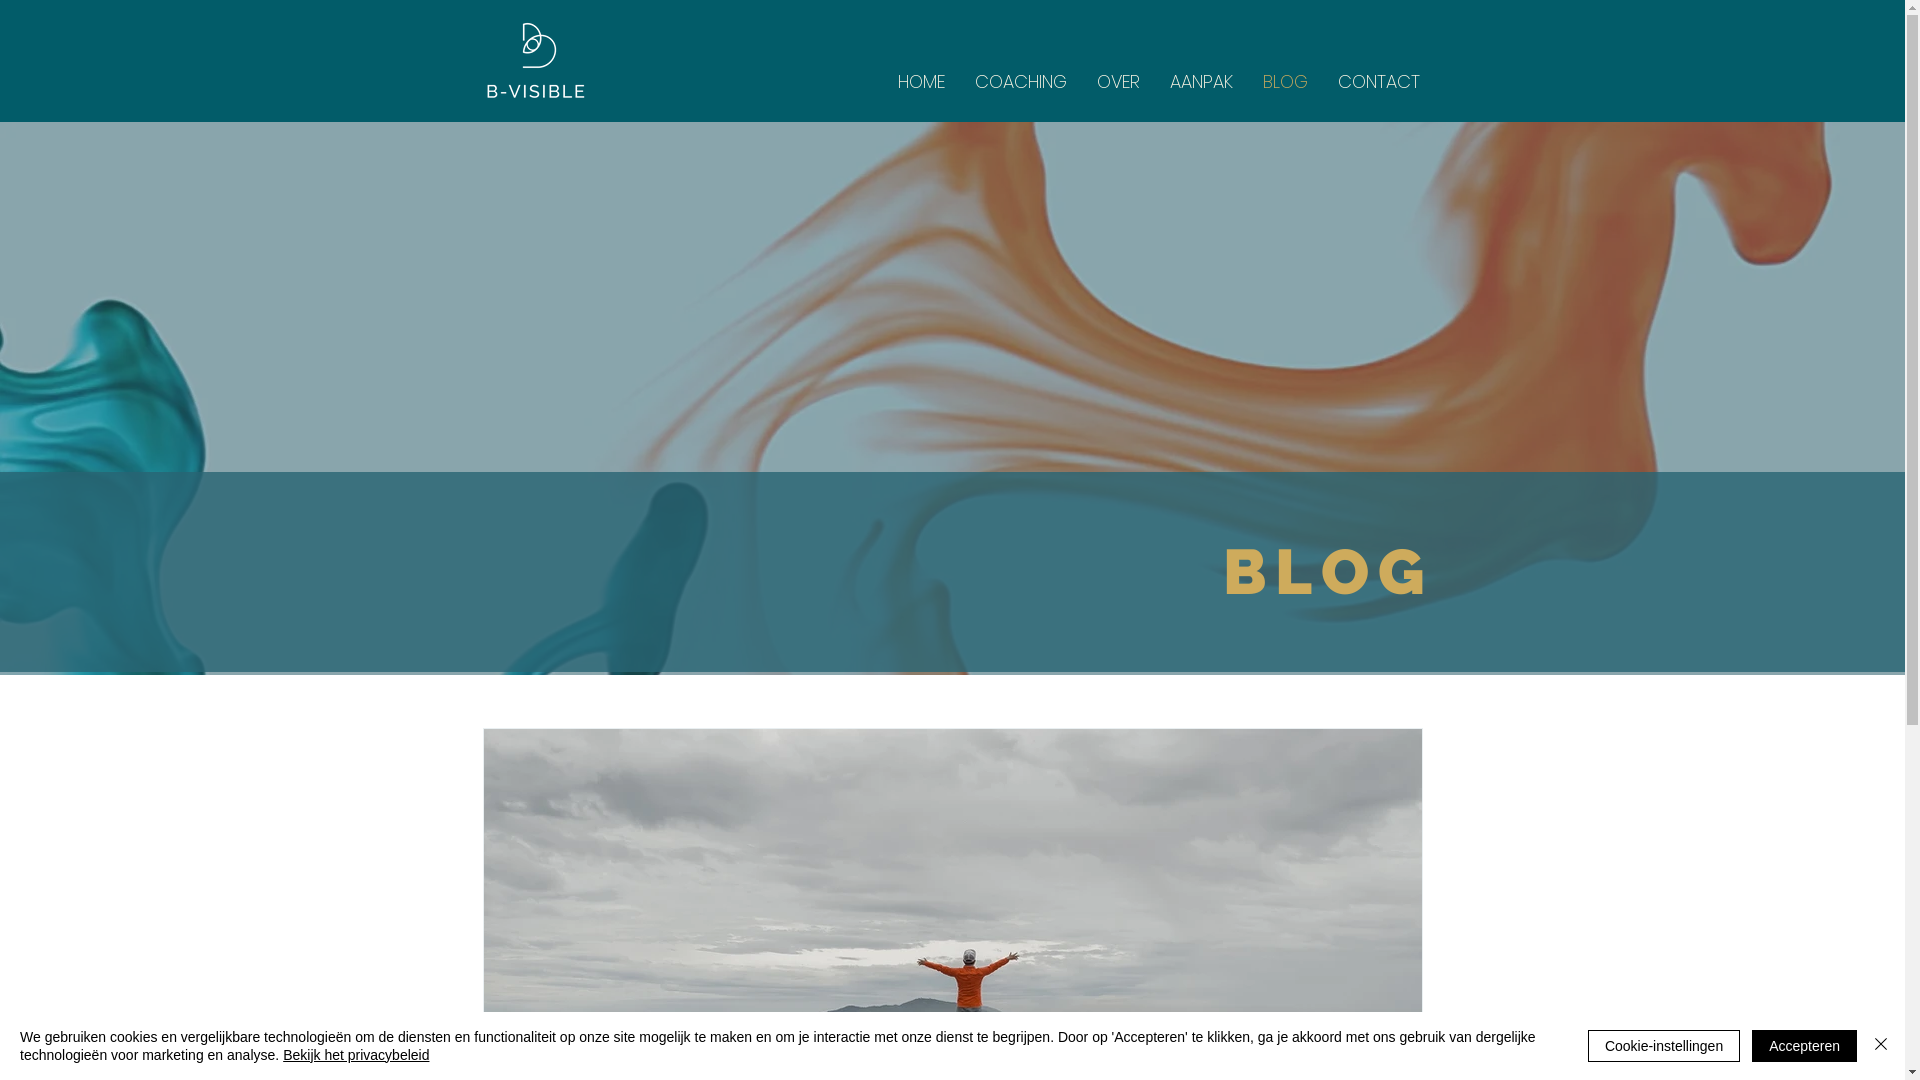 The width and height of the screenshot is (1920, 1080). I want to click on 'COACHING', so click(1021, 80).